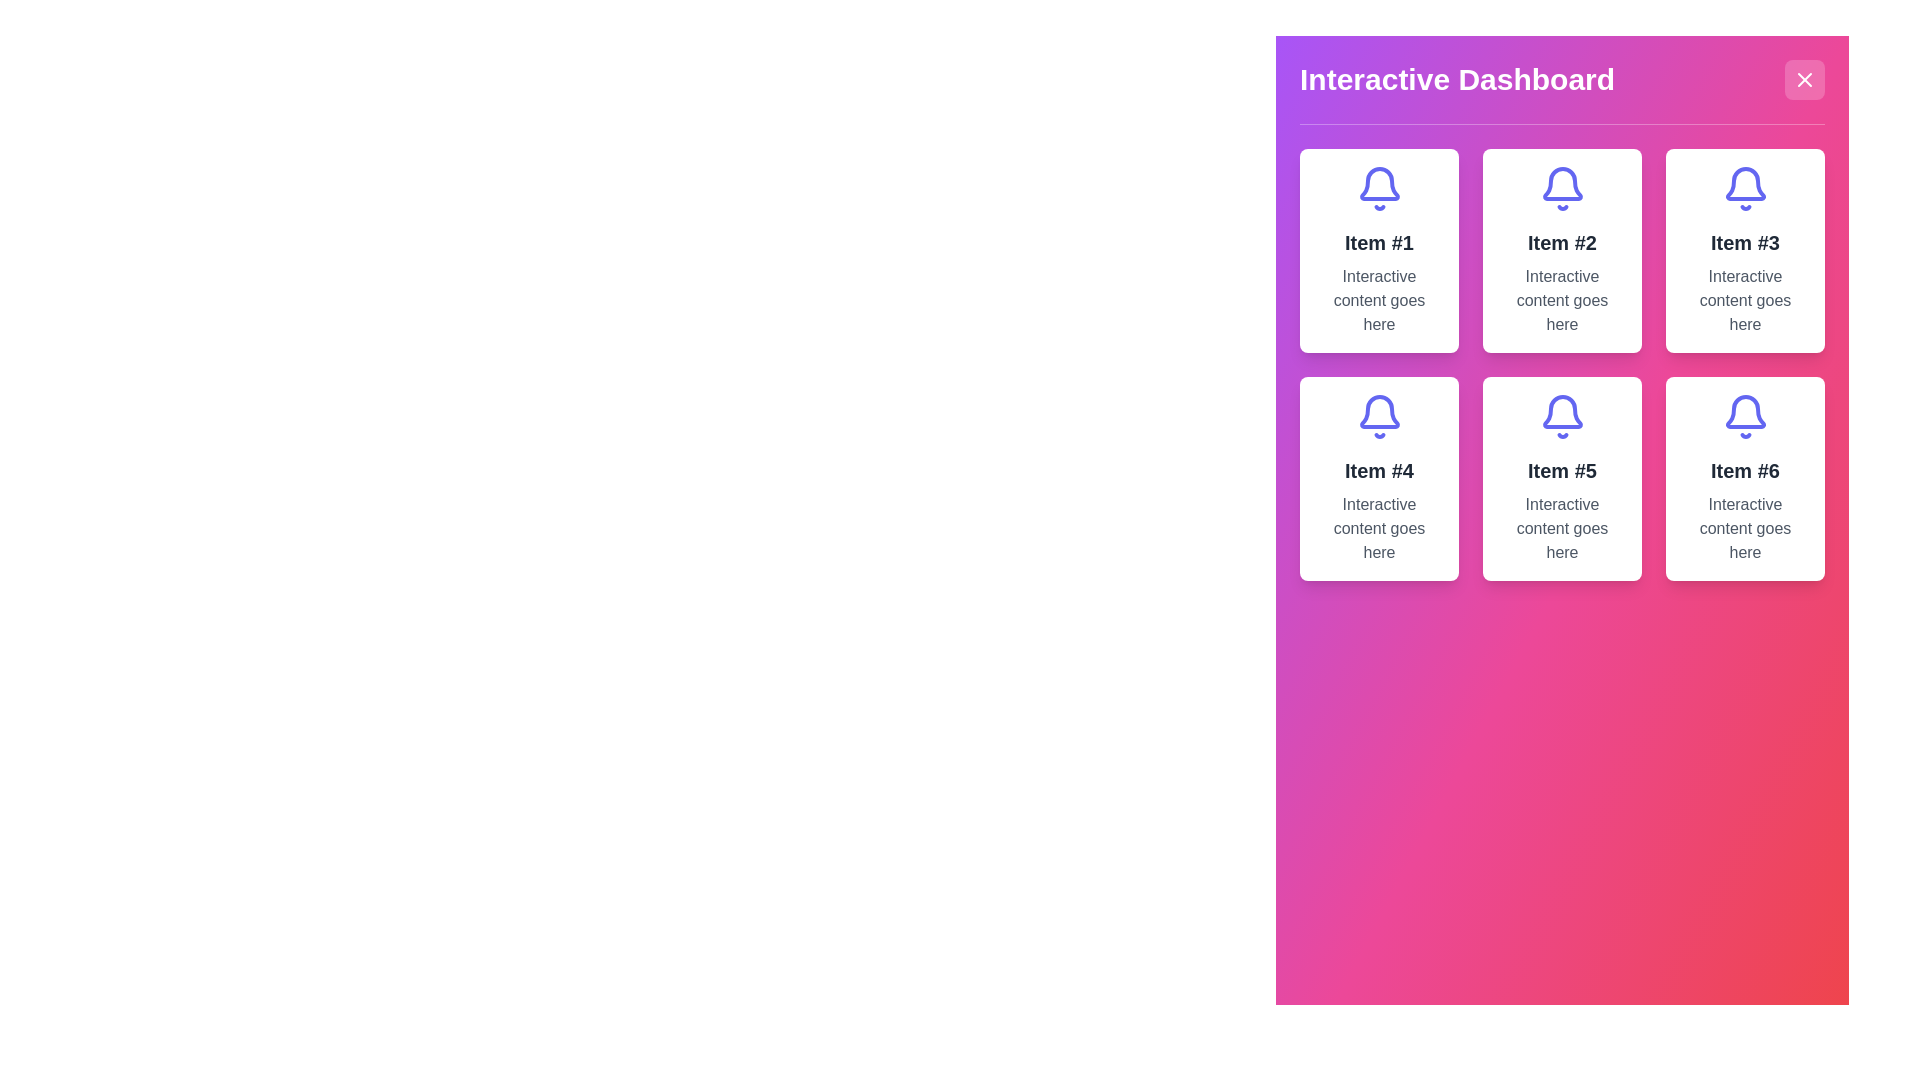 This screenshot has width=1920, height=1080. Describe the element at coordinates (1744, 415) in the screenshot. I see `the notification icon located within the card labeled 'Item #6', positioned in the bottom right corner of the 2x3 grid layout` at that location.